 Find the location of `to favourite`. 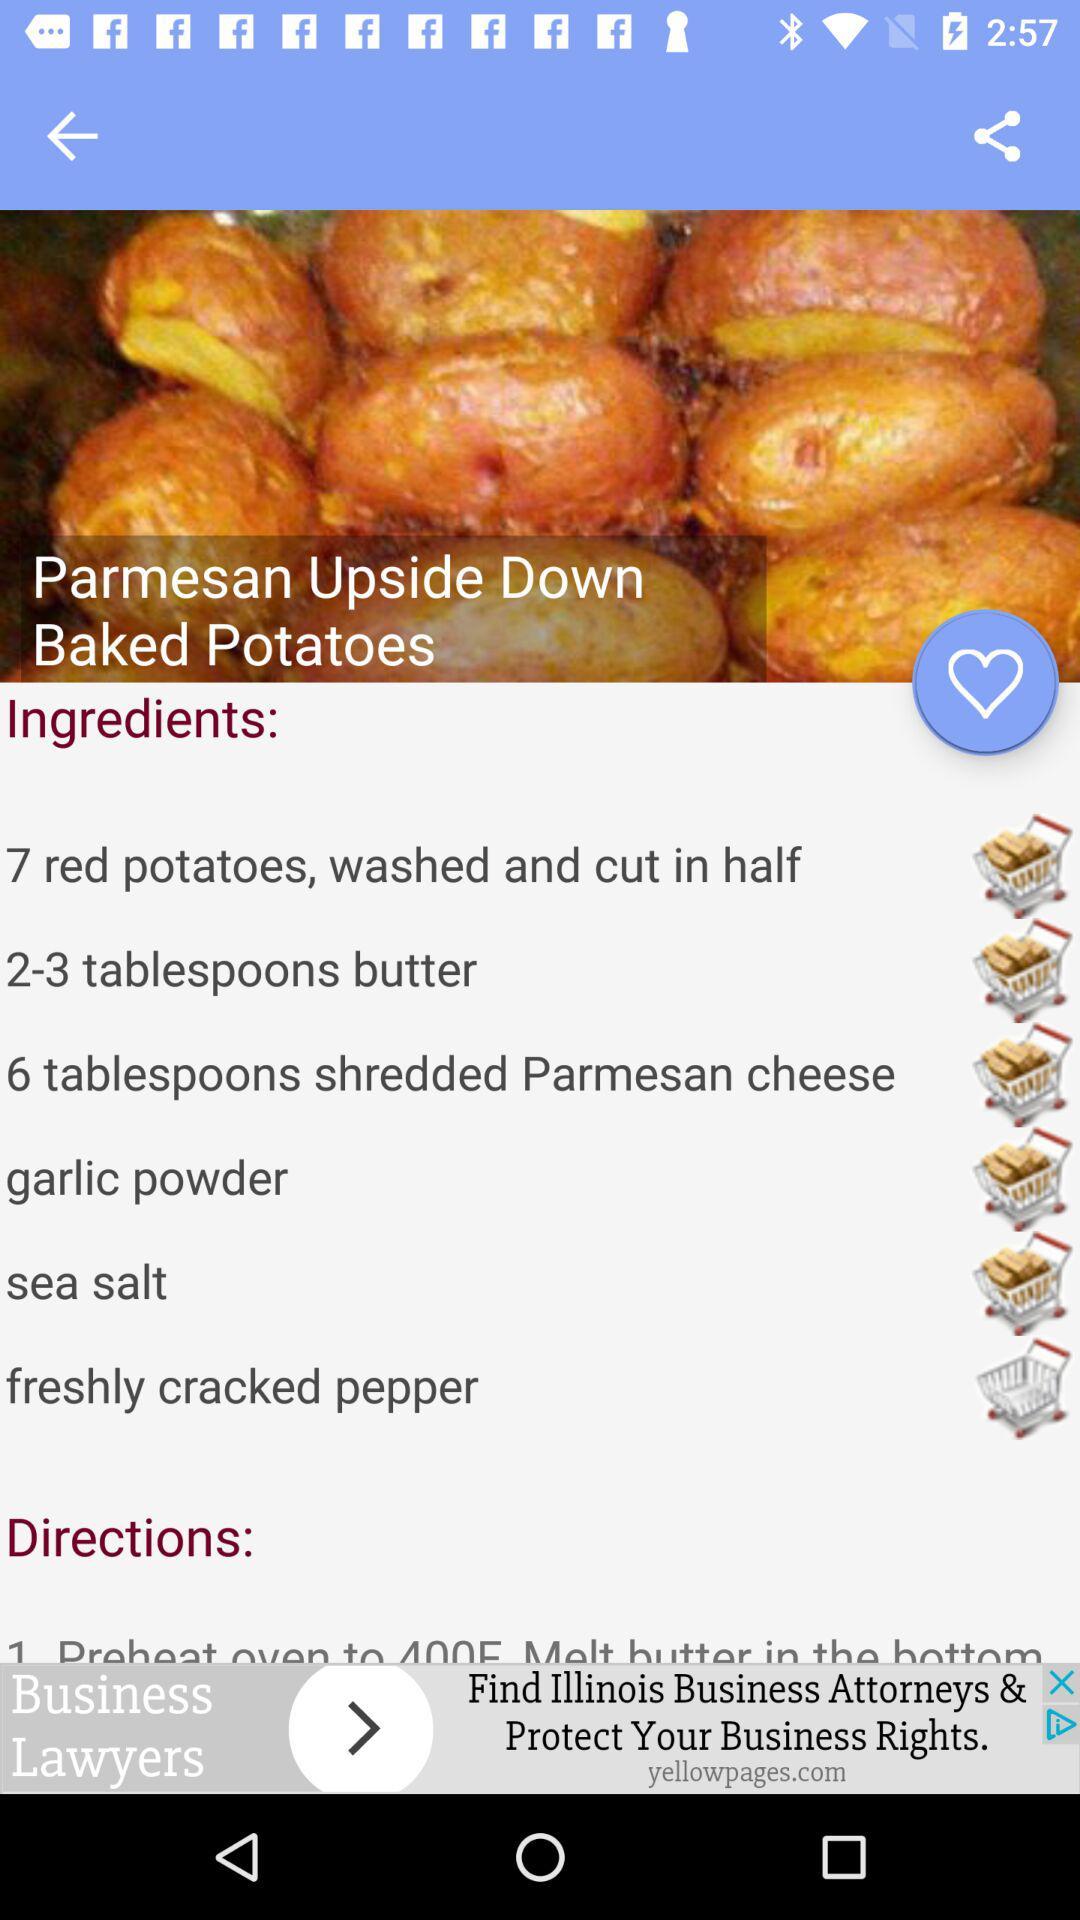

to favourite is located at coordinates (984, 682).